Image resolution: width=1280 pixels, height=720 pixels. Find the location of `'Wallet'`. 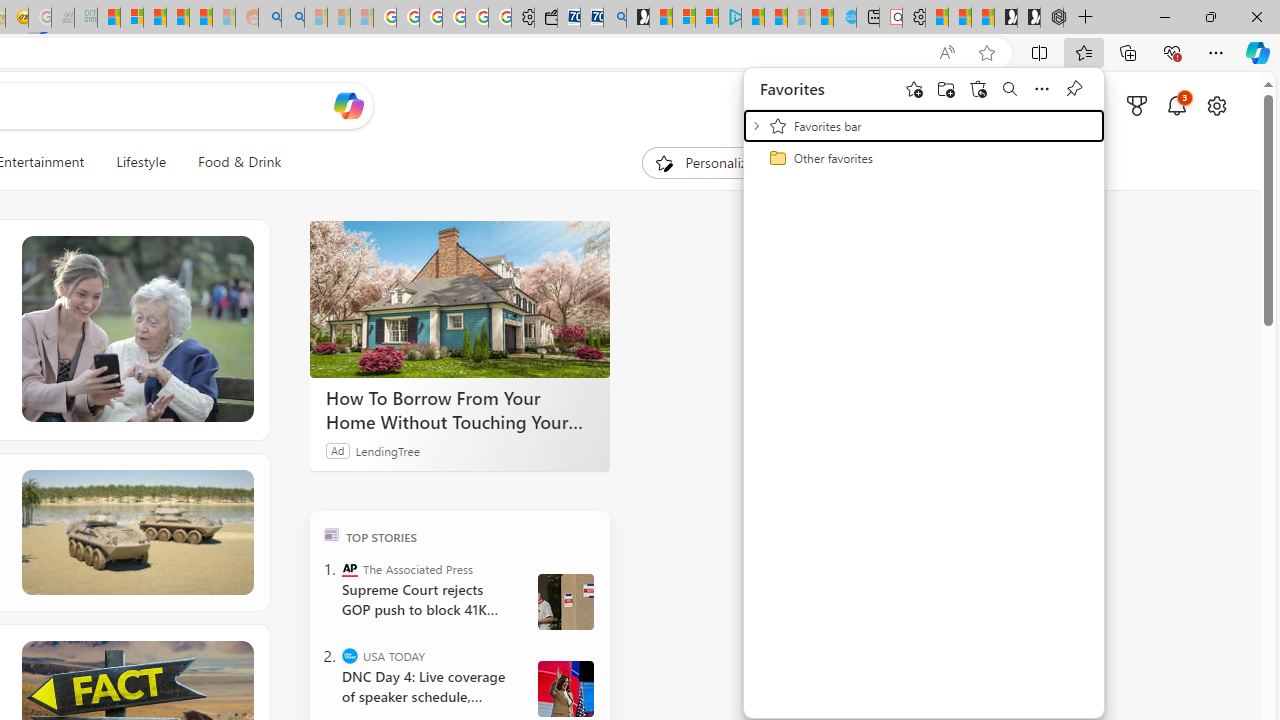

'Wallet' is located at coordinates (545, 17).